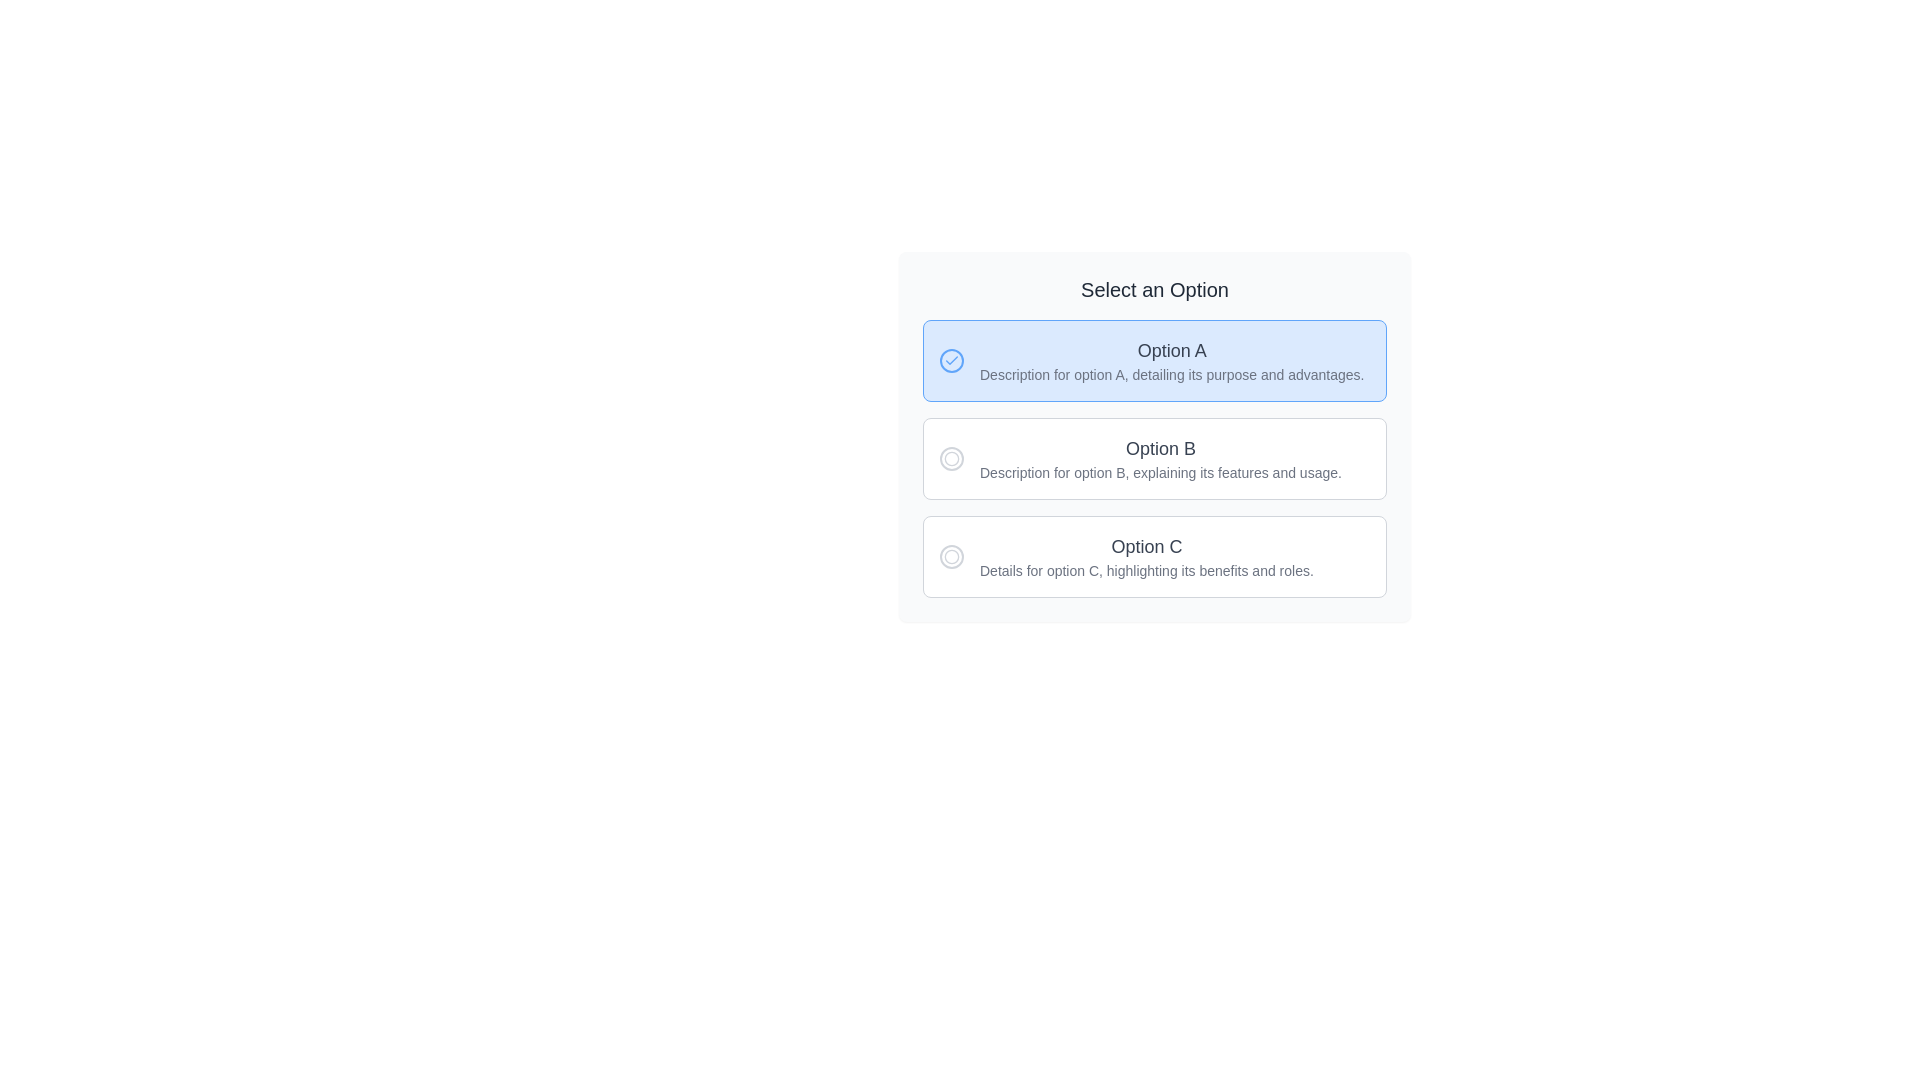 The width and height of the screenshot is (1920, 1080). I want to click on descriptive text styled with small, gray-colored font located under the title 'Option A', which reads: 'Description for option A, detailing its purpose and advantages.', so click(1172, 374).